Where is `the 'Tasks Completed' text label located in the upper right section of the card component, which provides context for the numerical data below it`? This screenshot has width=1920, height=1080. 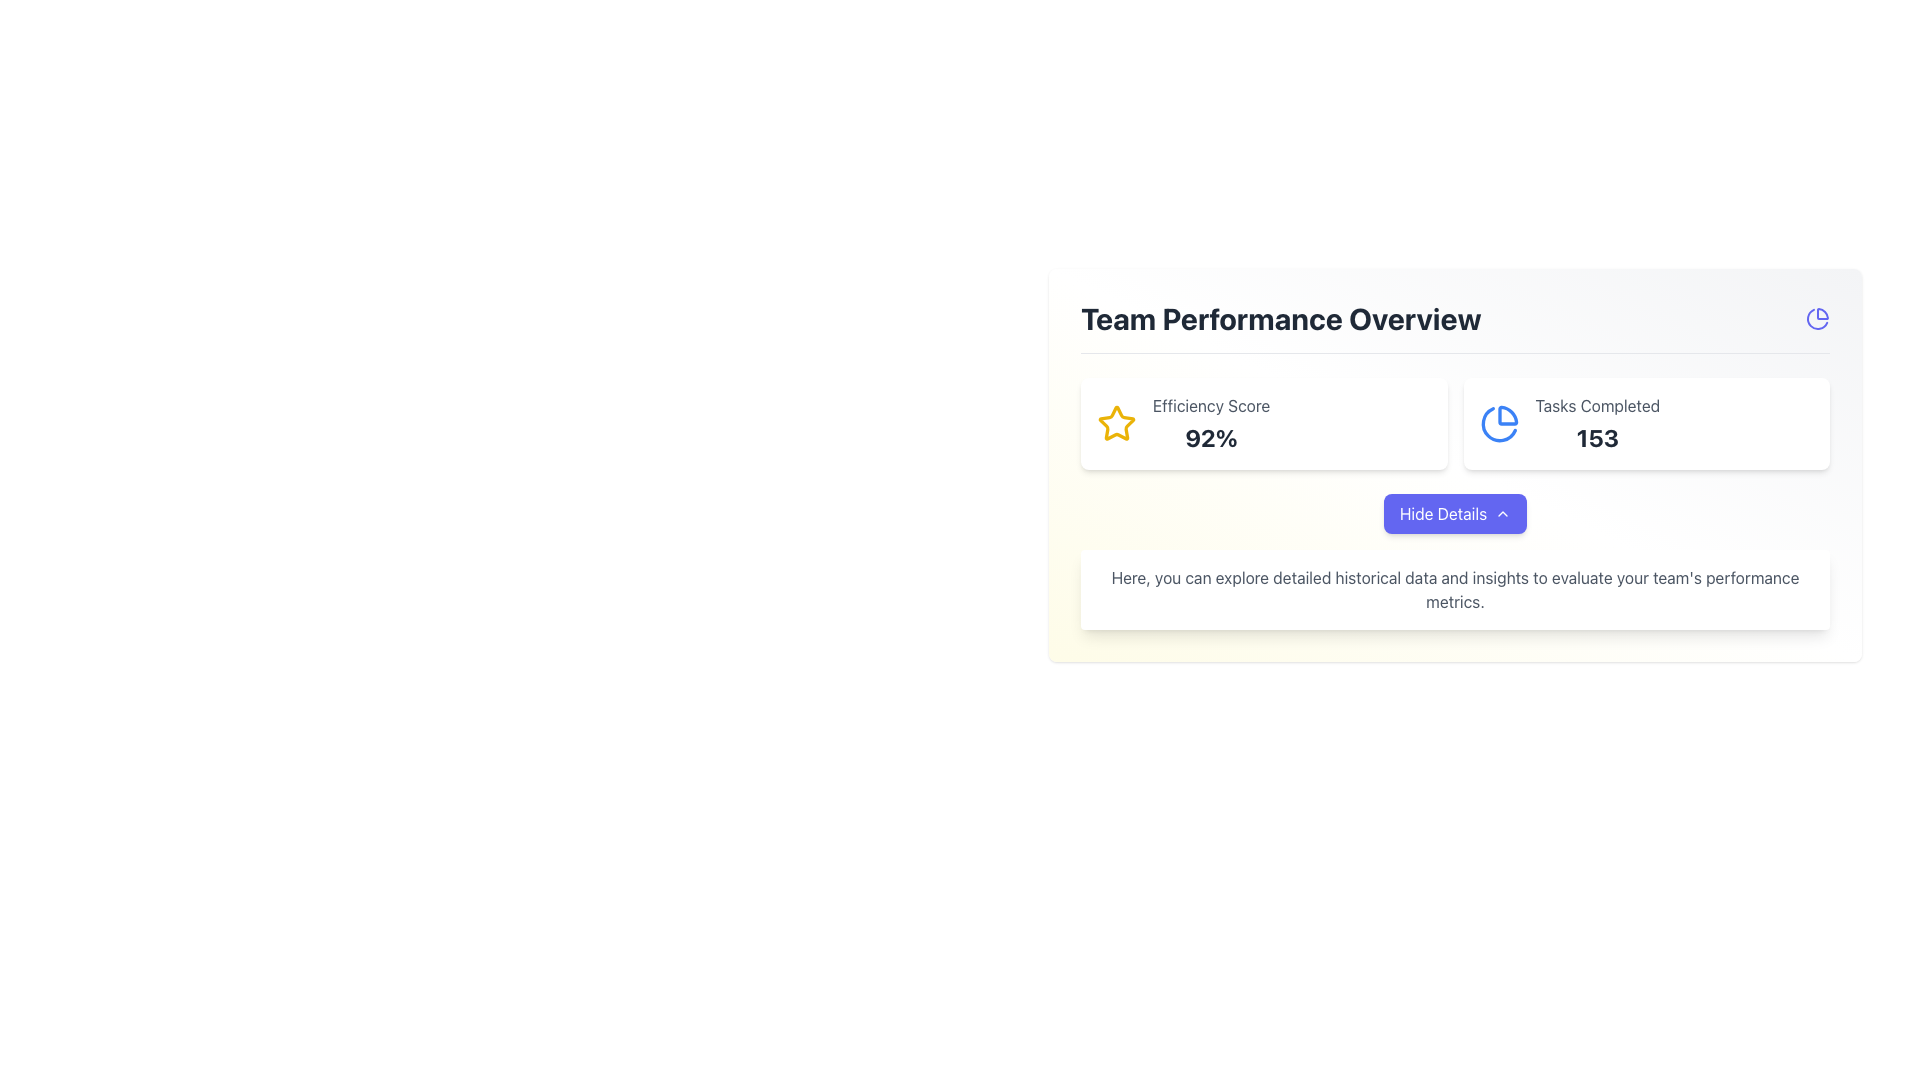
the 'Tasks Completed' text label located in the upper right section of the card component, which provides context for the numerical data below it is located at coordinates (1596, 405).